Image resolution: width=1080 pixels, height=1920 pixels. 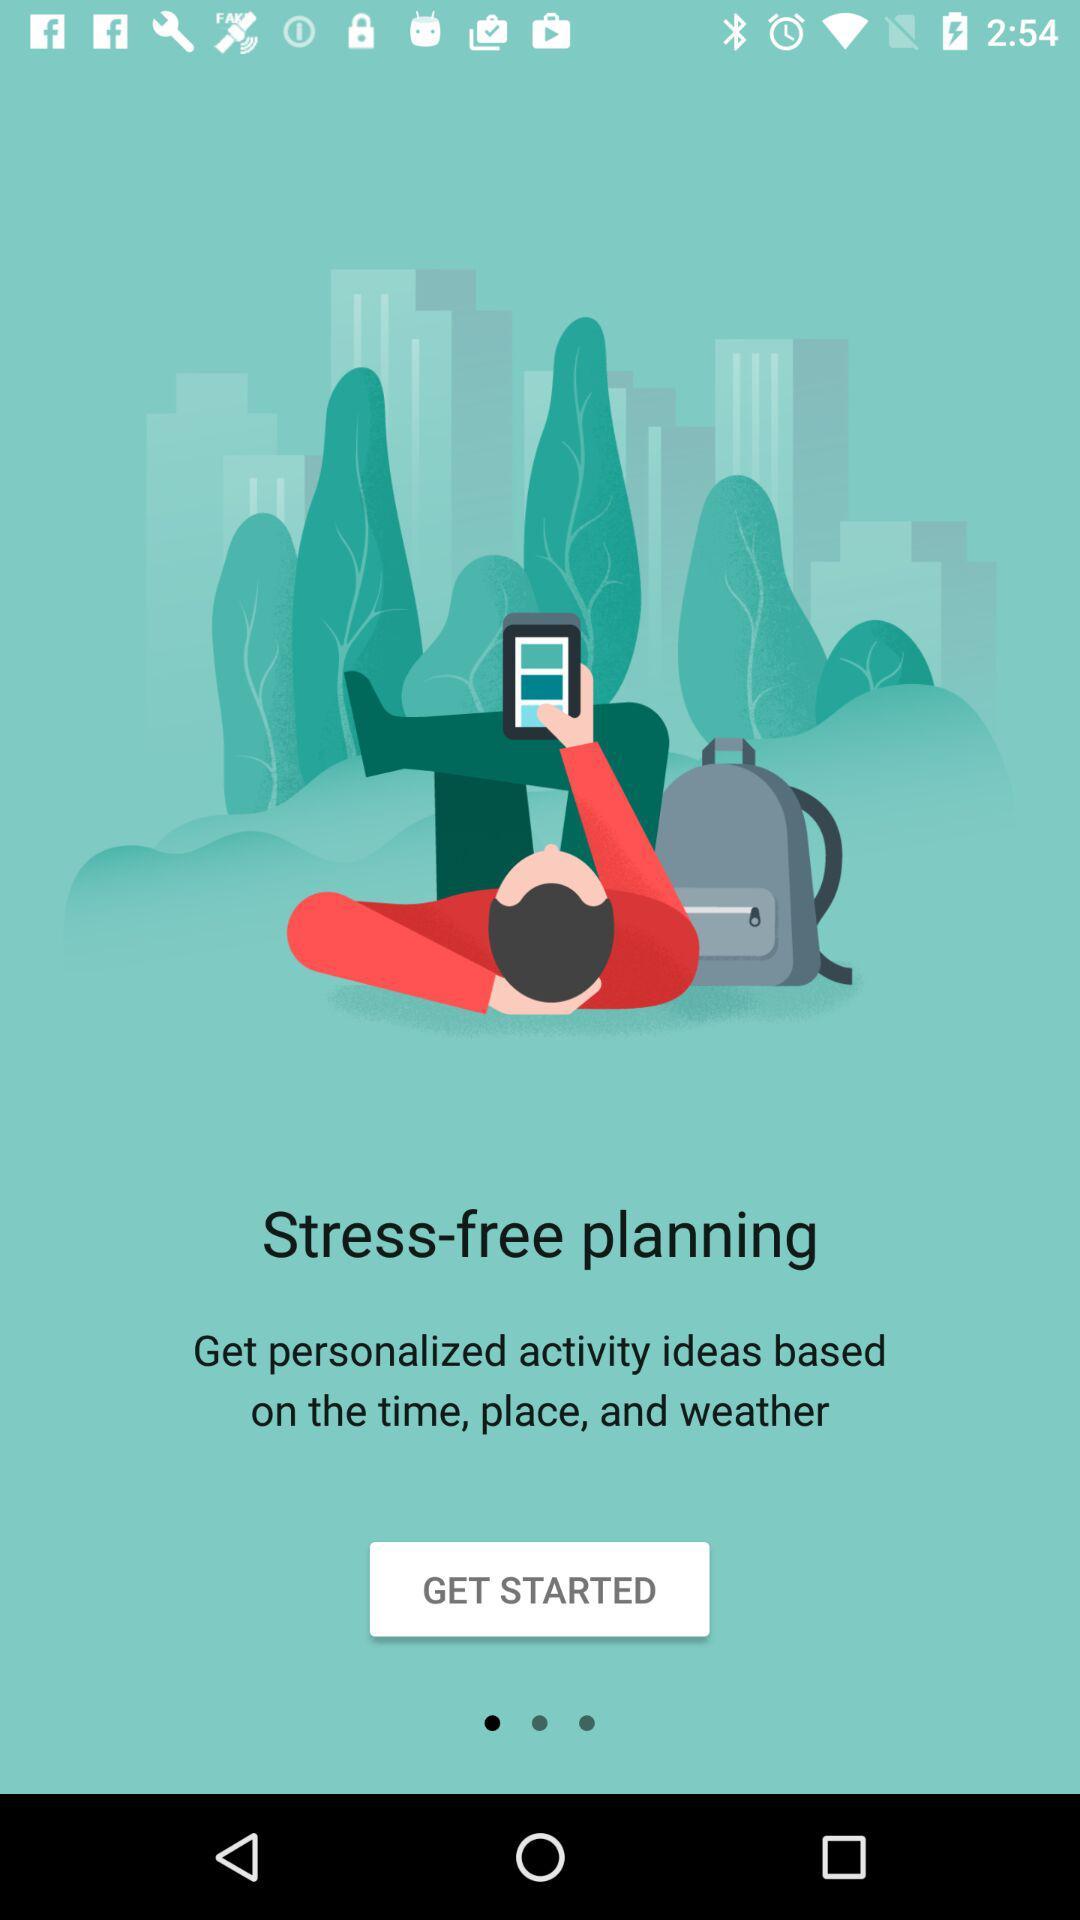 I want to click on the icon below get personalized activity item, so click(x=538, y=1588).